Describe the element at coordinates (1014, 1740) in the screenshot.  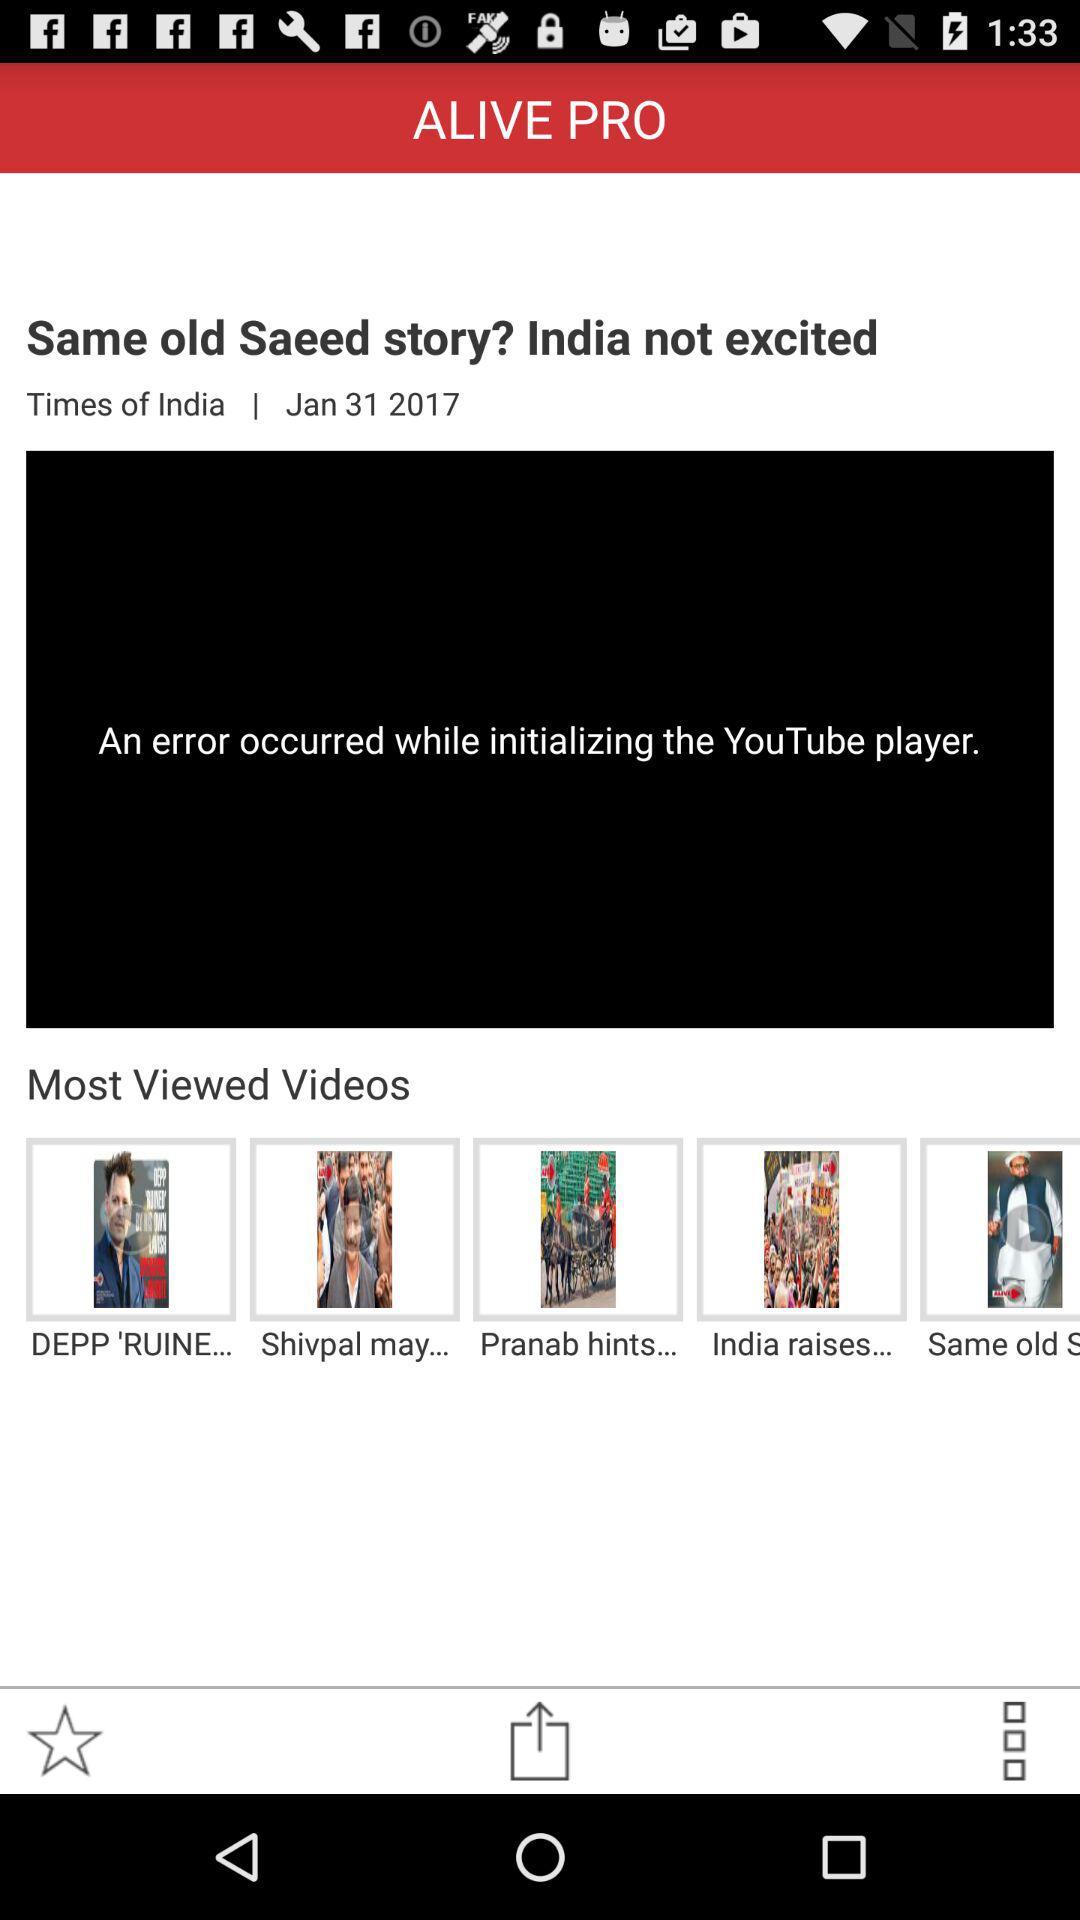
I see `to your queue` at that location.